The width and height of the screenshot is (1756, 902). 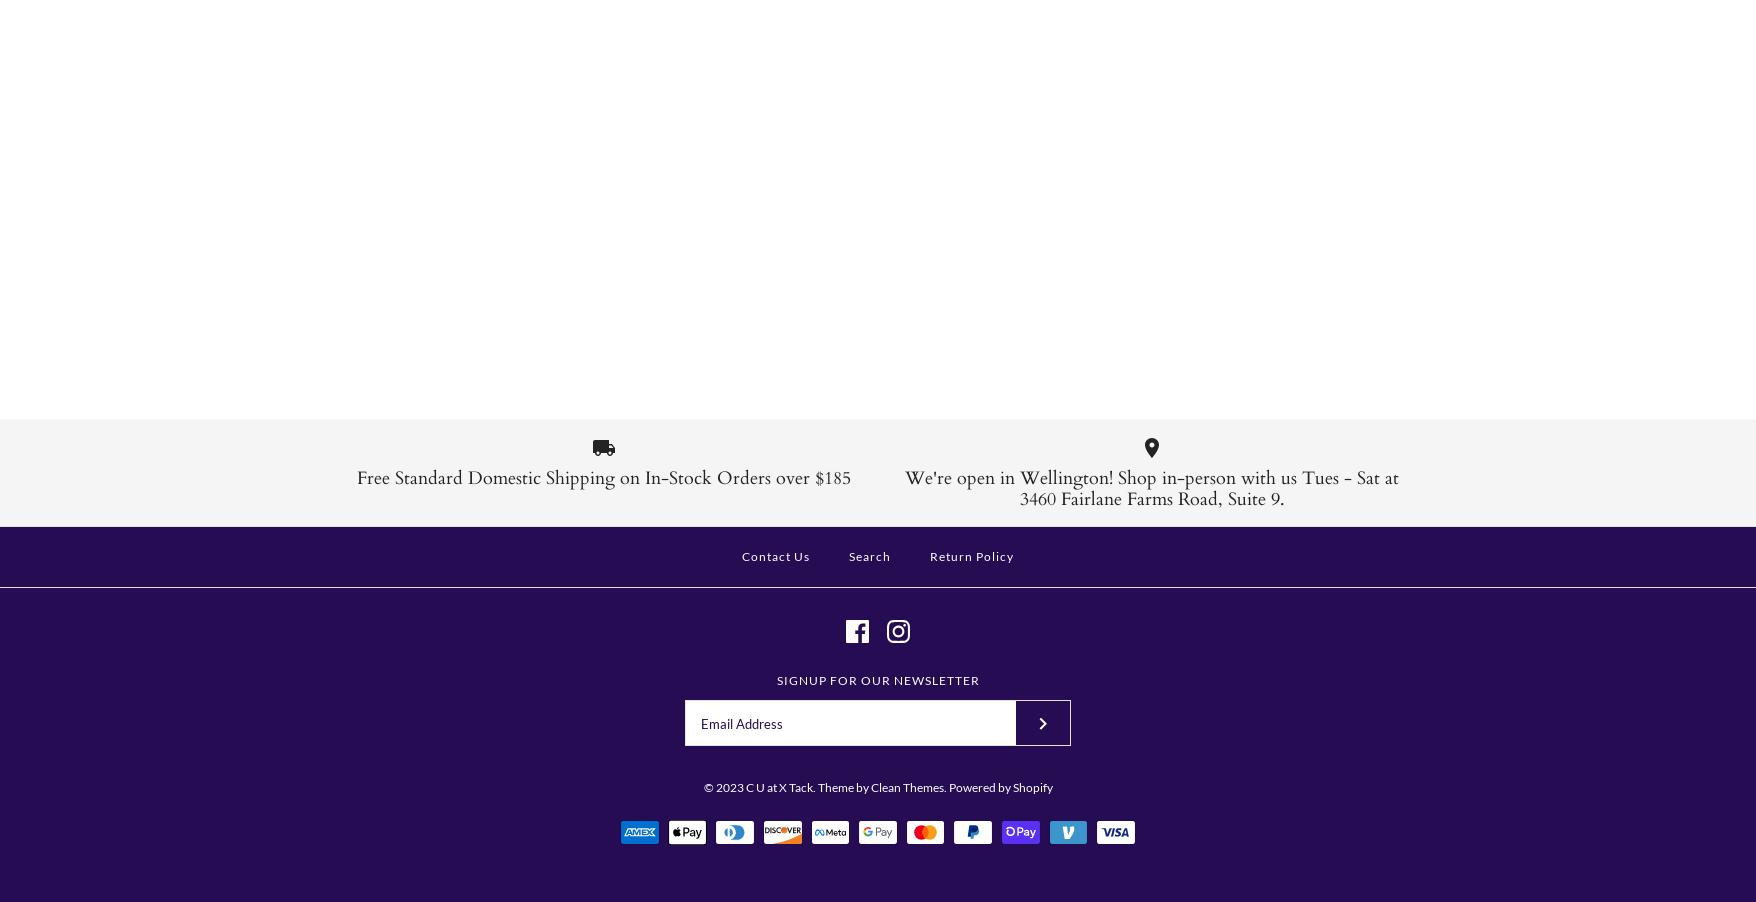 What do you see at coordinates (841, 785) in the screenshot?
I see `'Theme by'` at bounding box center [841, 785].